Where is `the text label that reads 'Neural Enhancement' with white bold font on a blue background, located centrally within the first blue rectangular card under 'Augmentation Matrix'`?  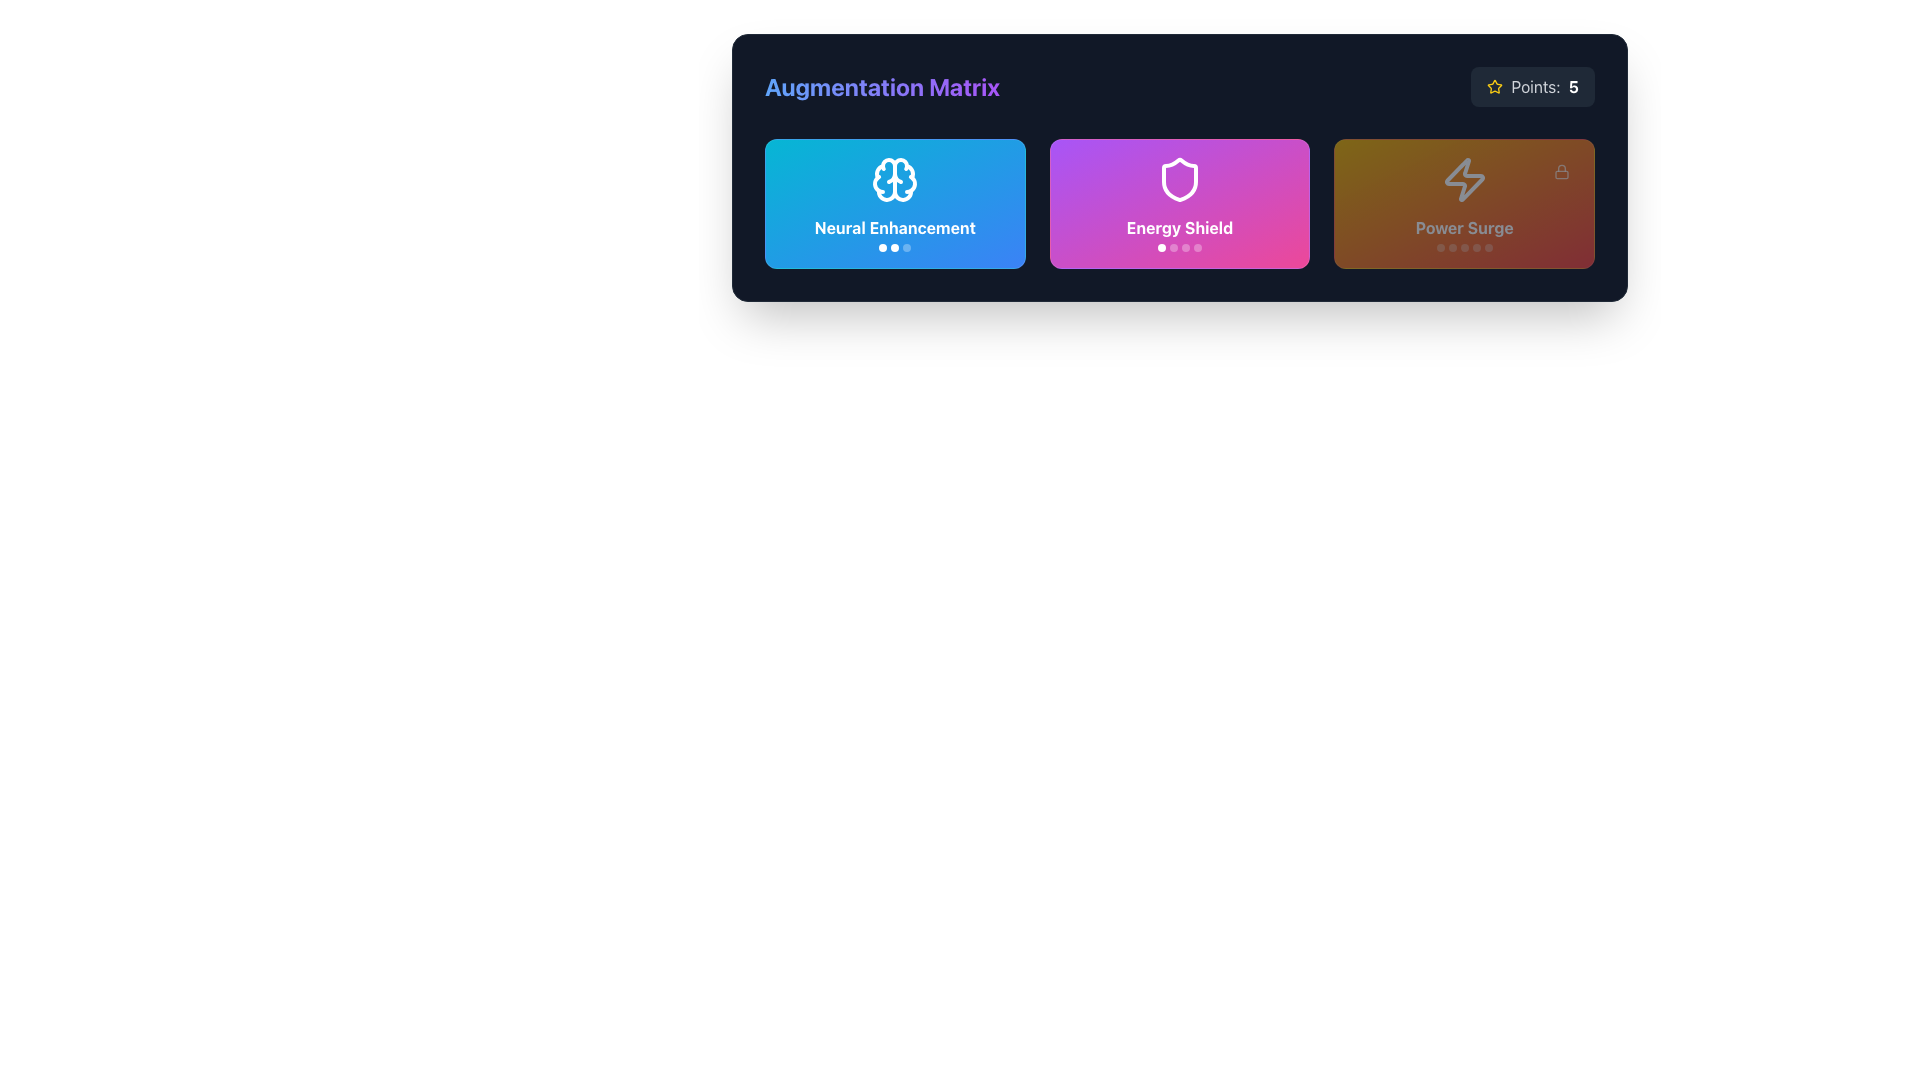
the text label that reads 'Neural Enhancement' with white bold font on a blue background, located centrally within the first blue rectangular card under 'Augmentation Matrix' is located at coordinates (894, 226).